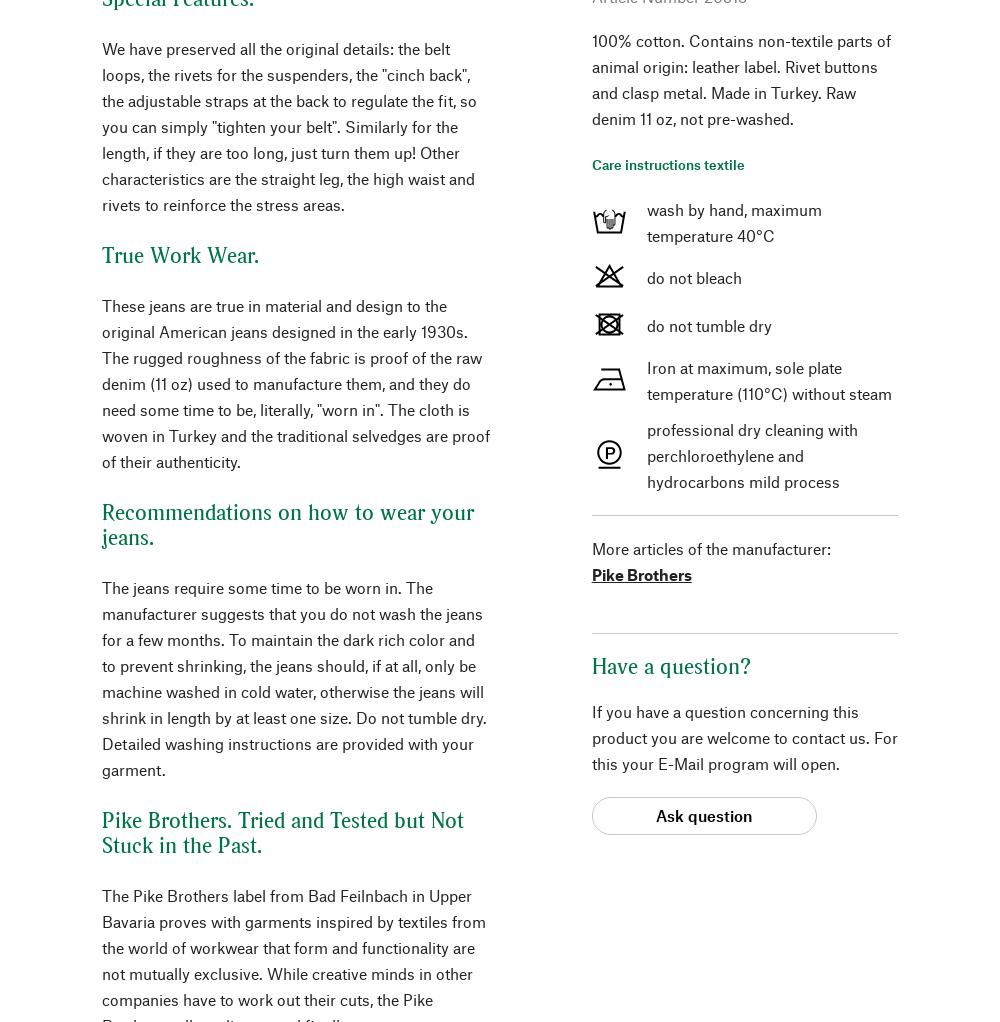 This screenshot has height=1022, width=1000. What do you see at coordinates (739, 77) in the screenshot?
I see `'100% cotton. Contains non-textile parts of animal origin: leather label. Rivet buttons and clasp metal. Made in Turkey. Raw denim 11 oz, not pre-washed.'` at bounding box center [739, 77].